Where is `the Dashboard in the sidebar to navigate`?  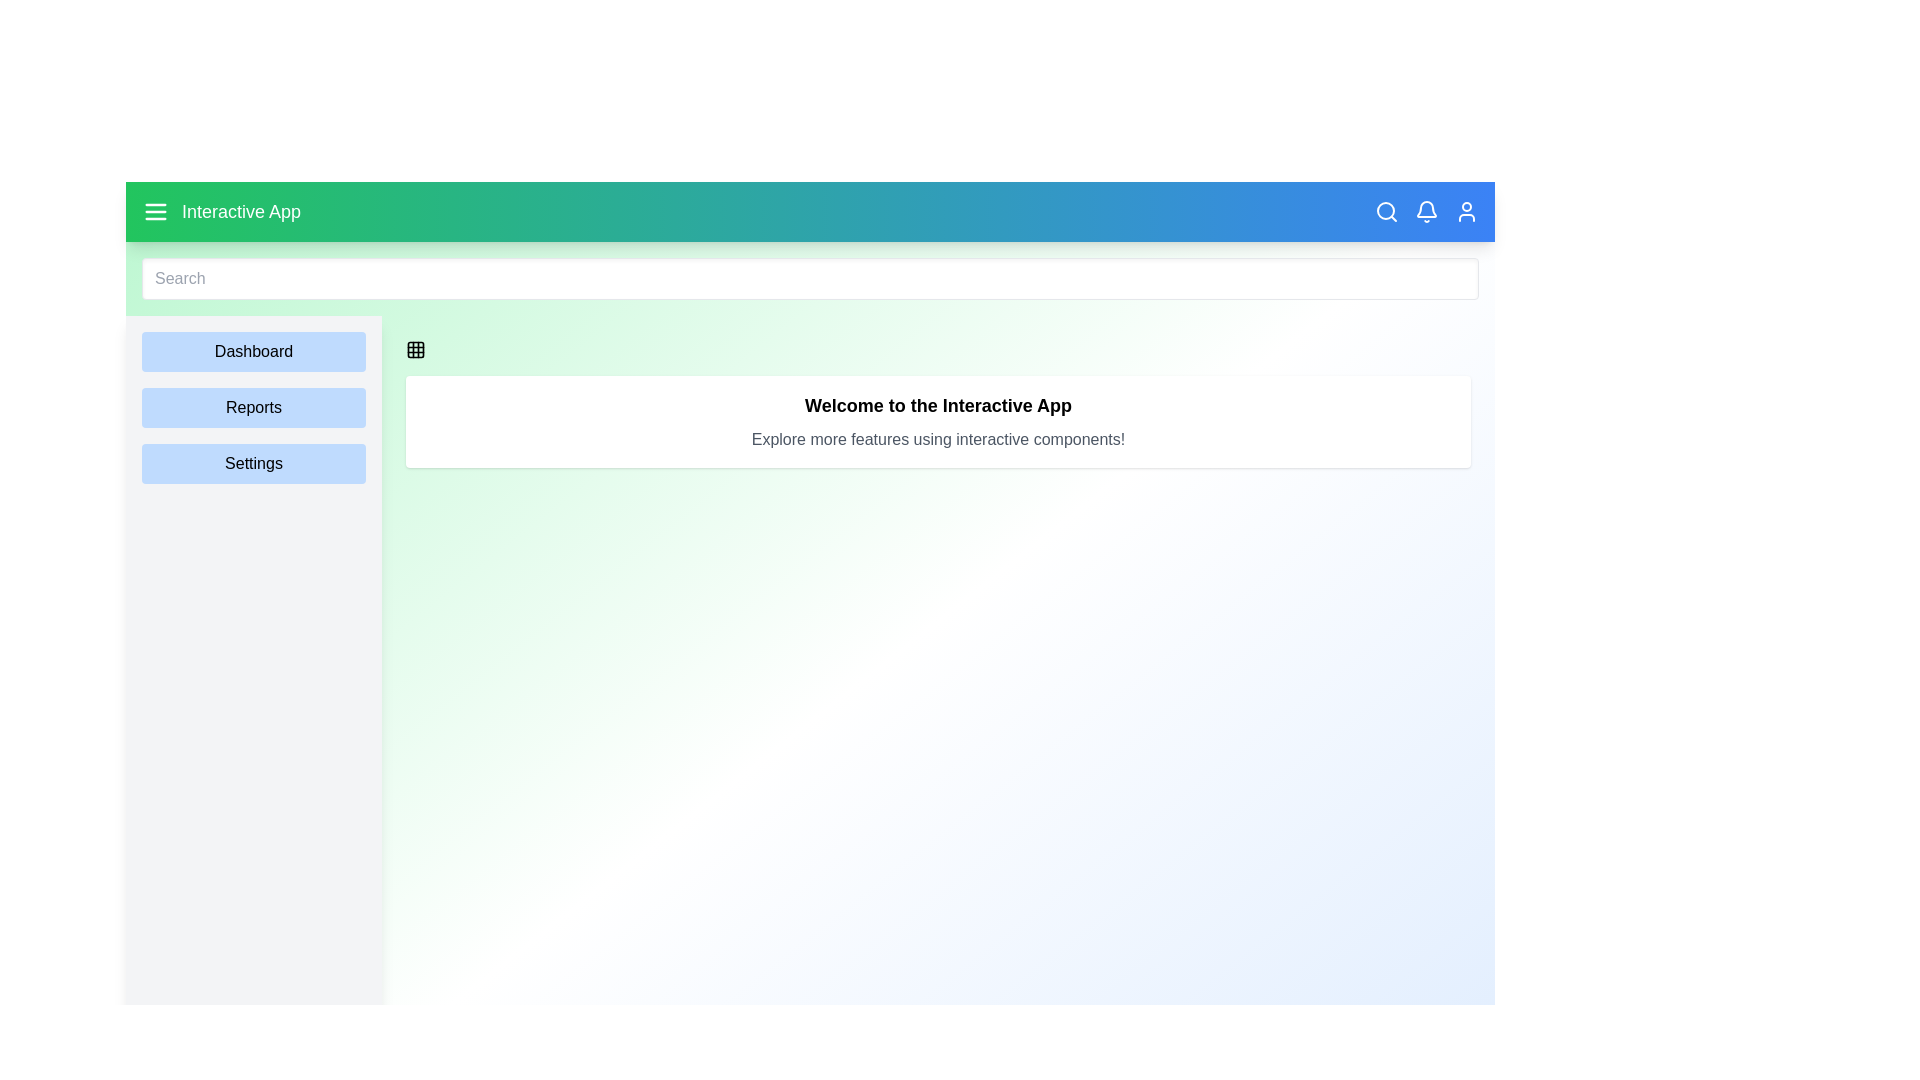
the Dashboard in the sidebar to navigate is located at coordinates (253, 350).